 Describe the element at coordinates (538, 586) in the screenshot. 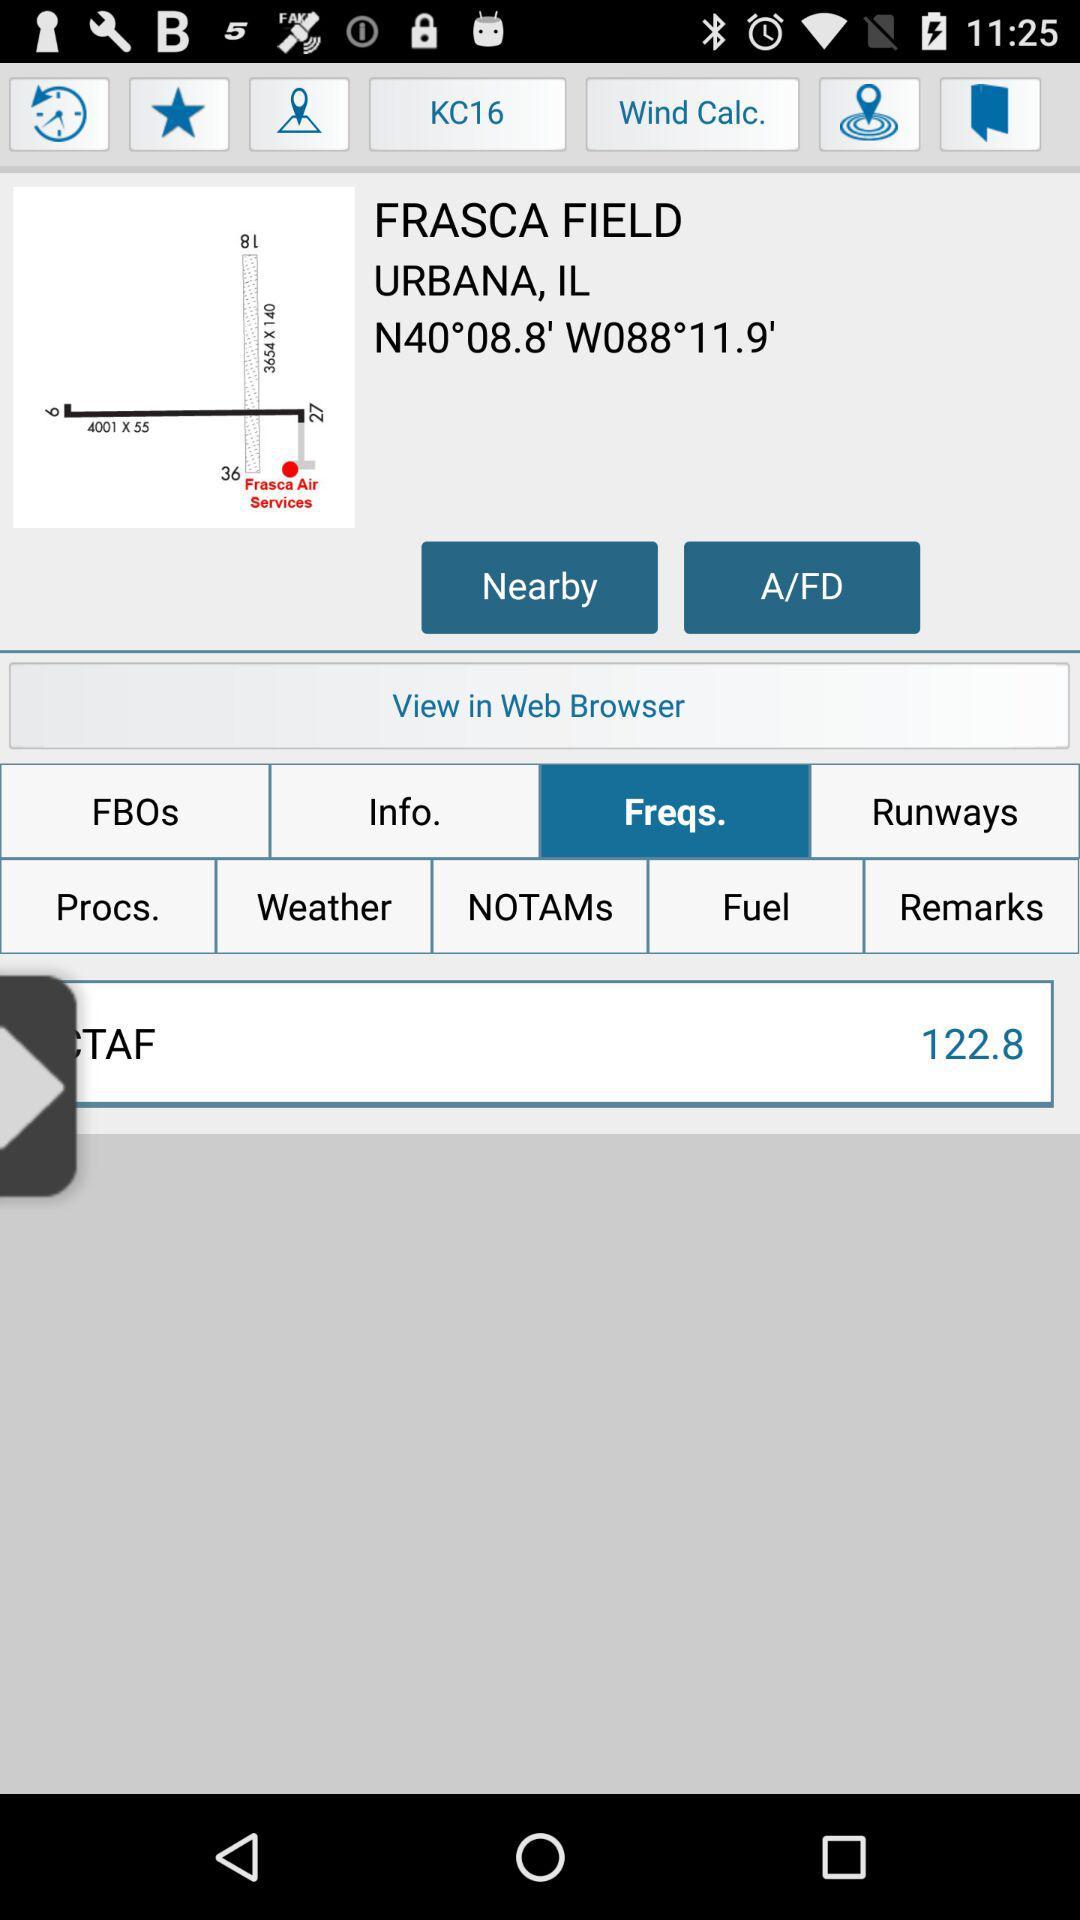

I see `icon next to the a/fd icon` at that location.